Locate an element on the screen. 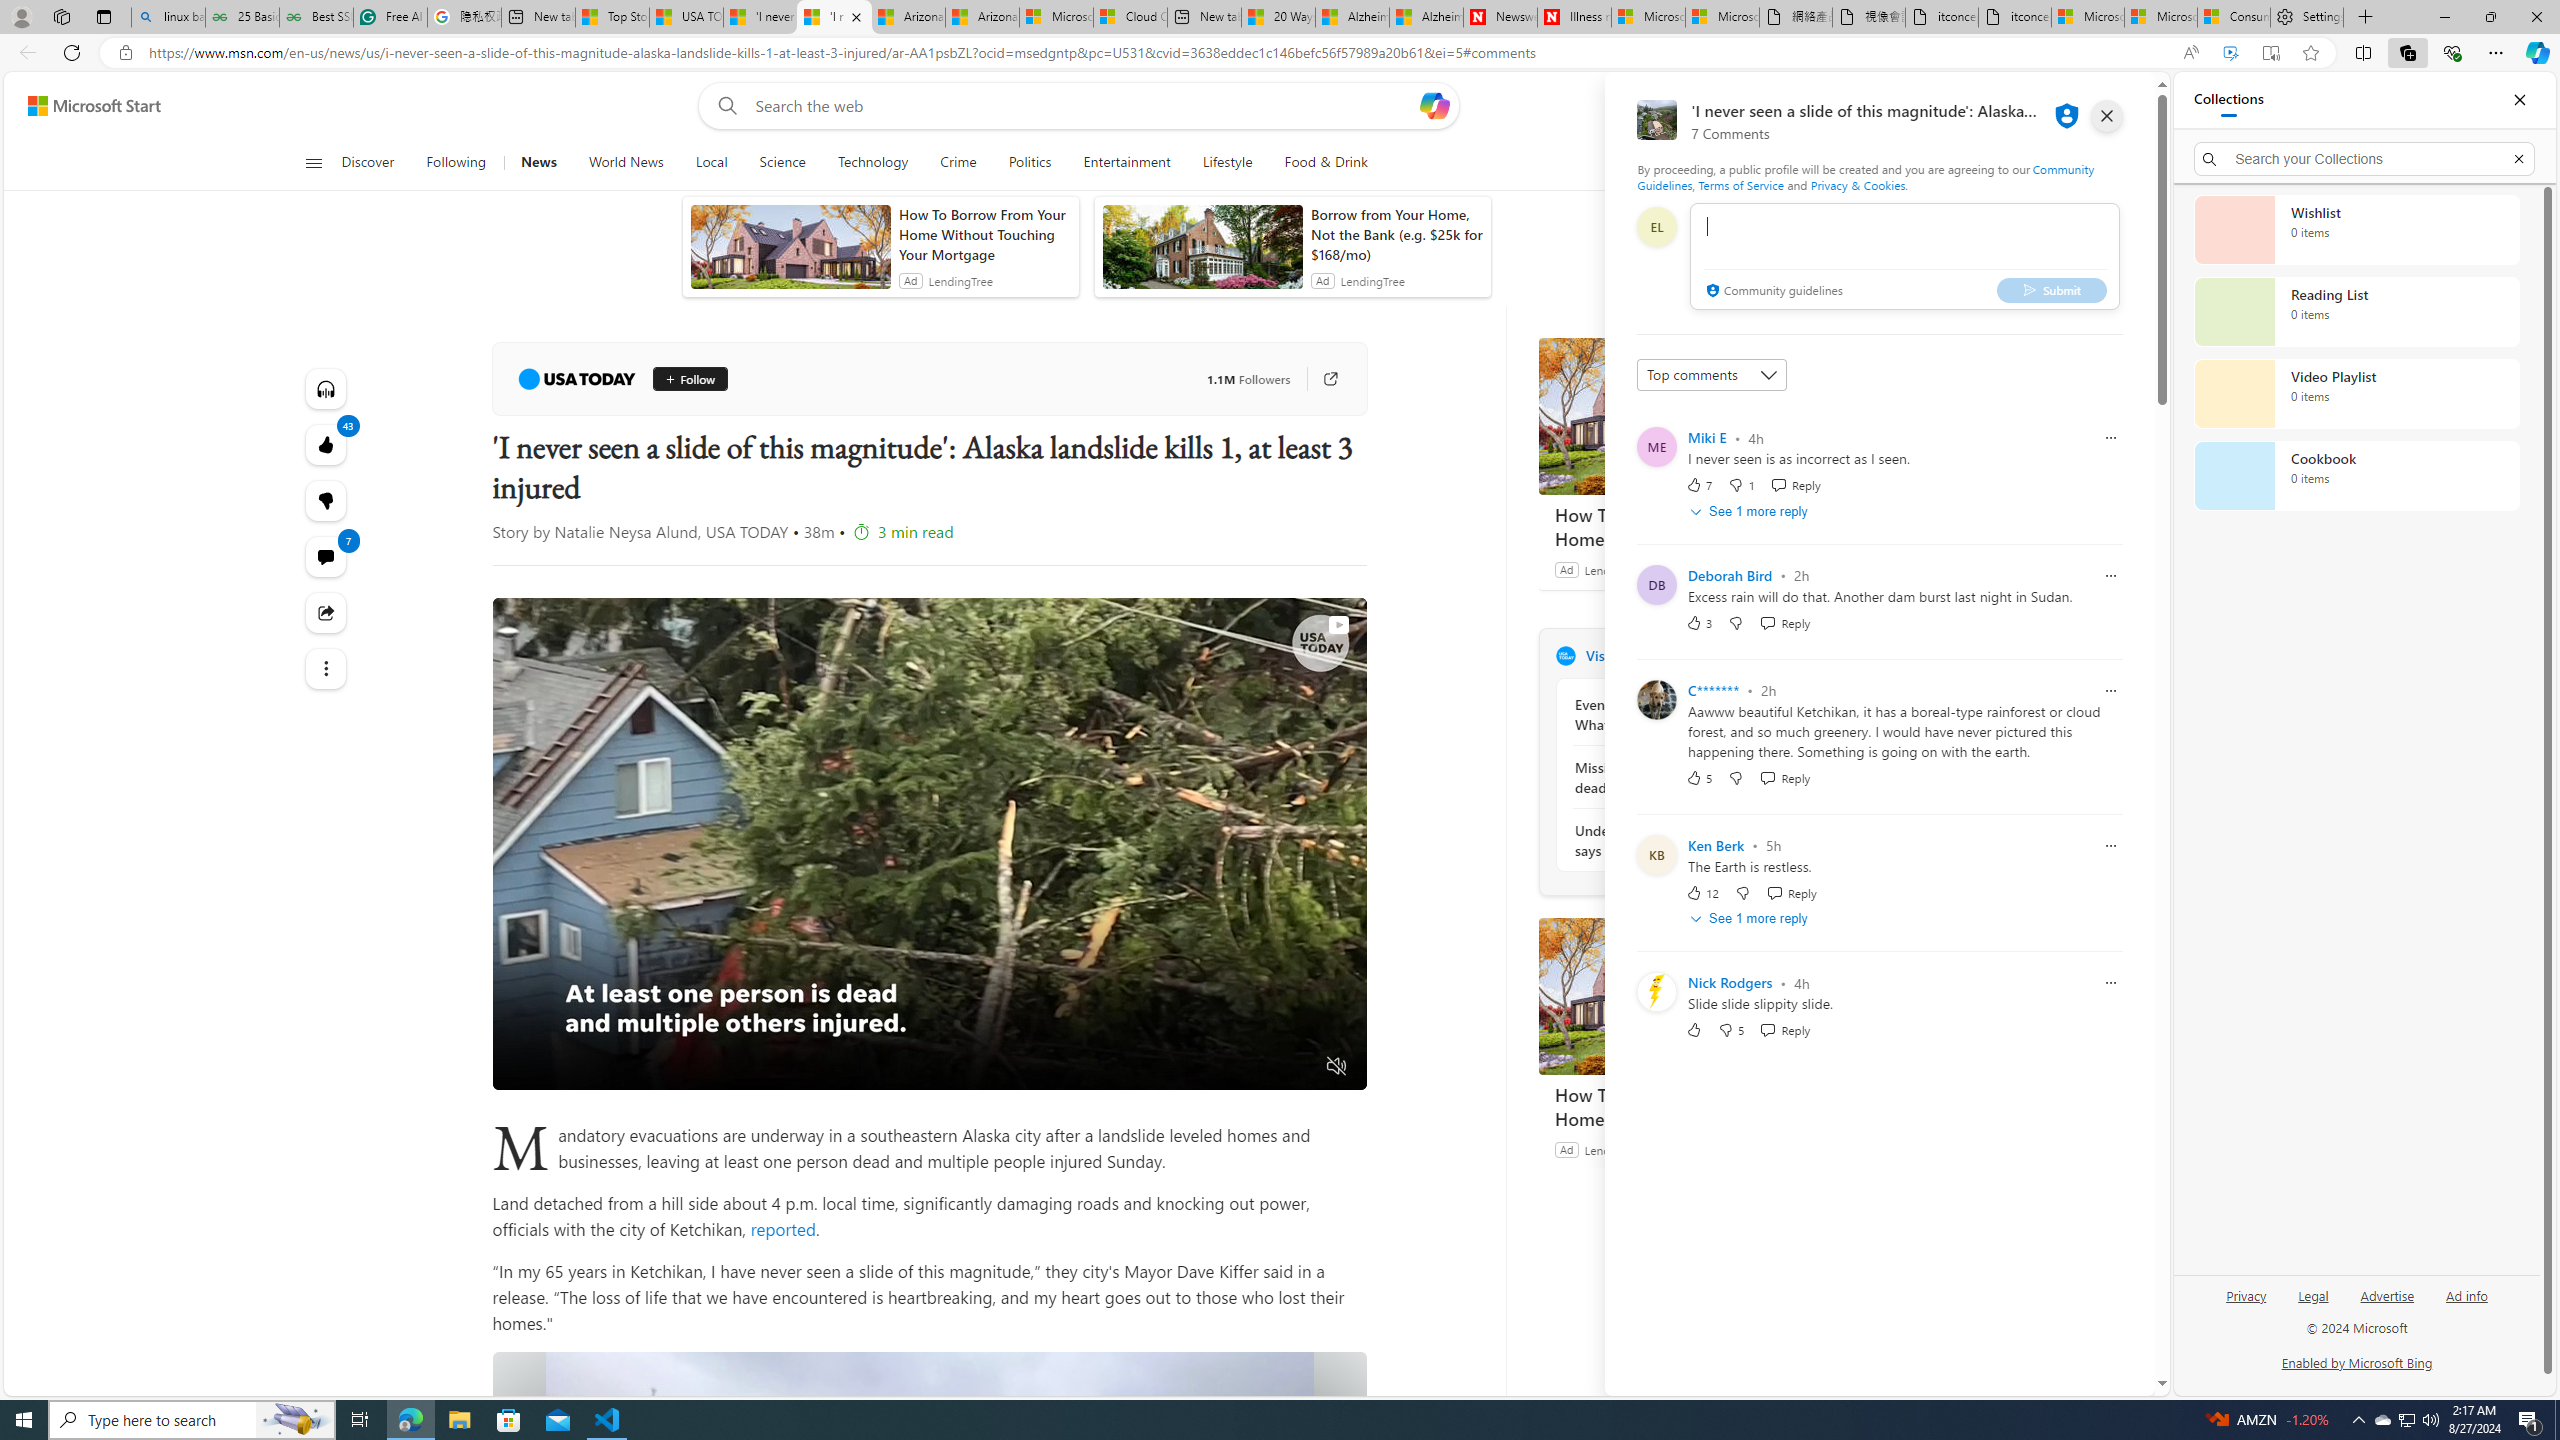  'Go to publisher' is located at coordinates (1320, 379).